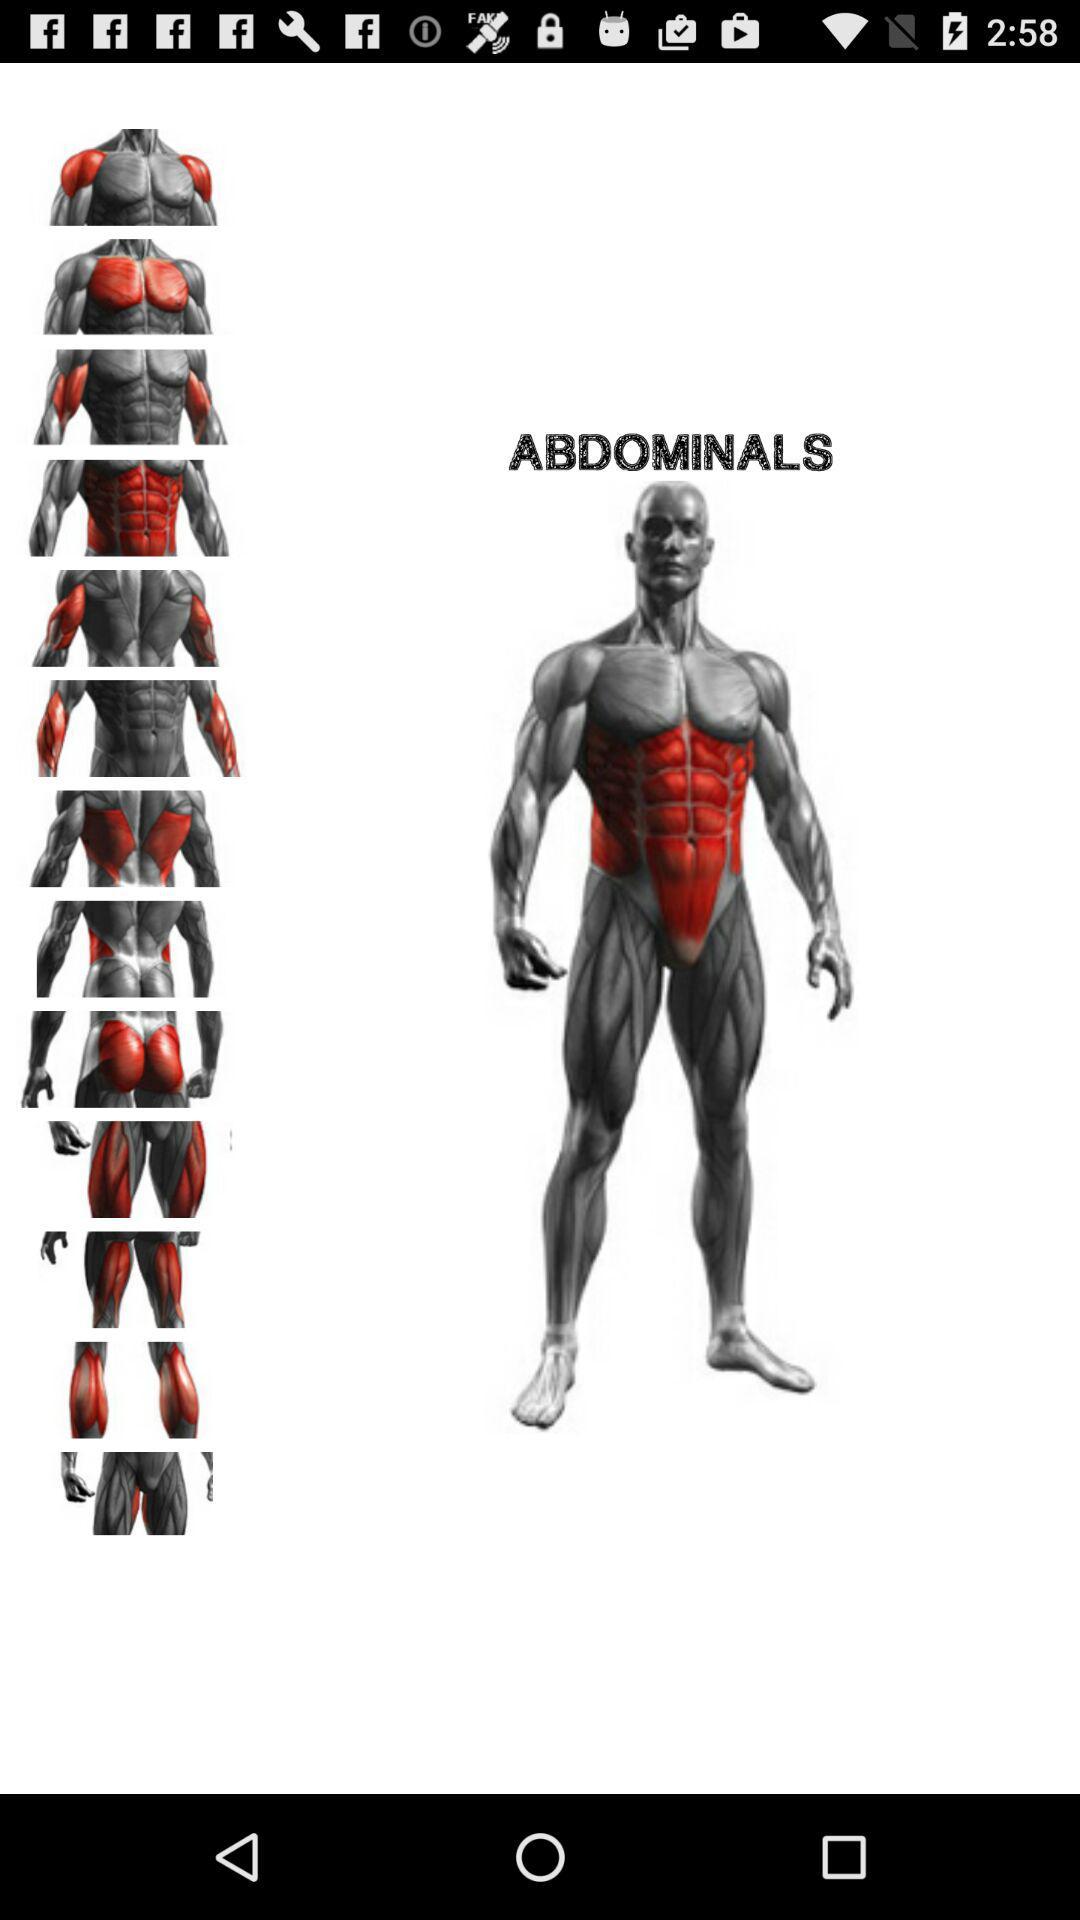 The image size is (1080, 1920). I want to click on switch body part, so click(131, 832).